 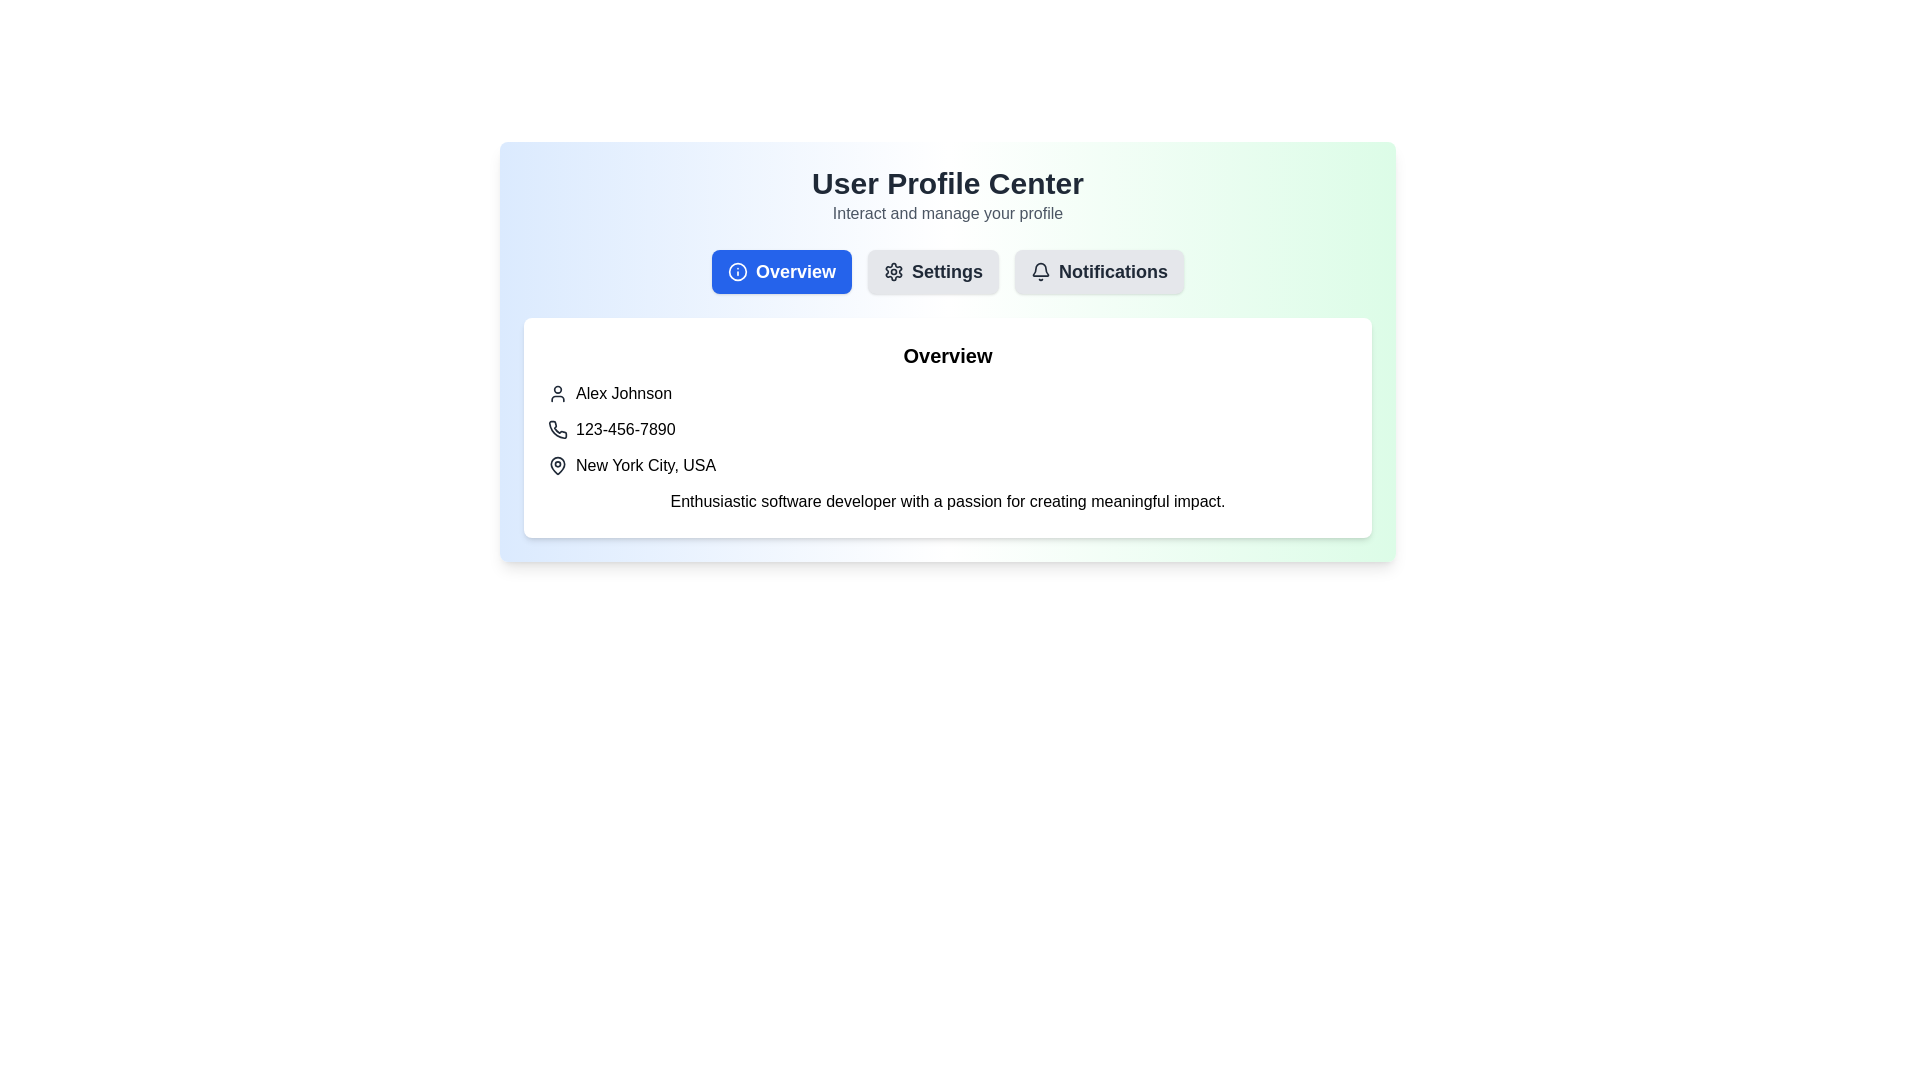 I want to click on the decorative gear-shaped icon located beneath the 'Settings' label in the top center of the interface, so click(x=892, y=272).